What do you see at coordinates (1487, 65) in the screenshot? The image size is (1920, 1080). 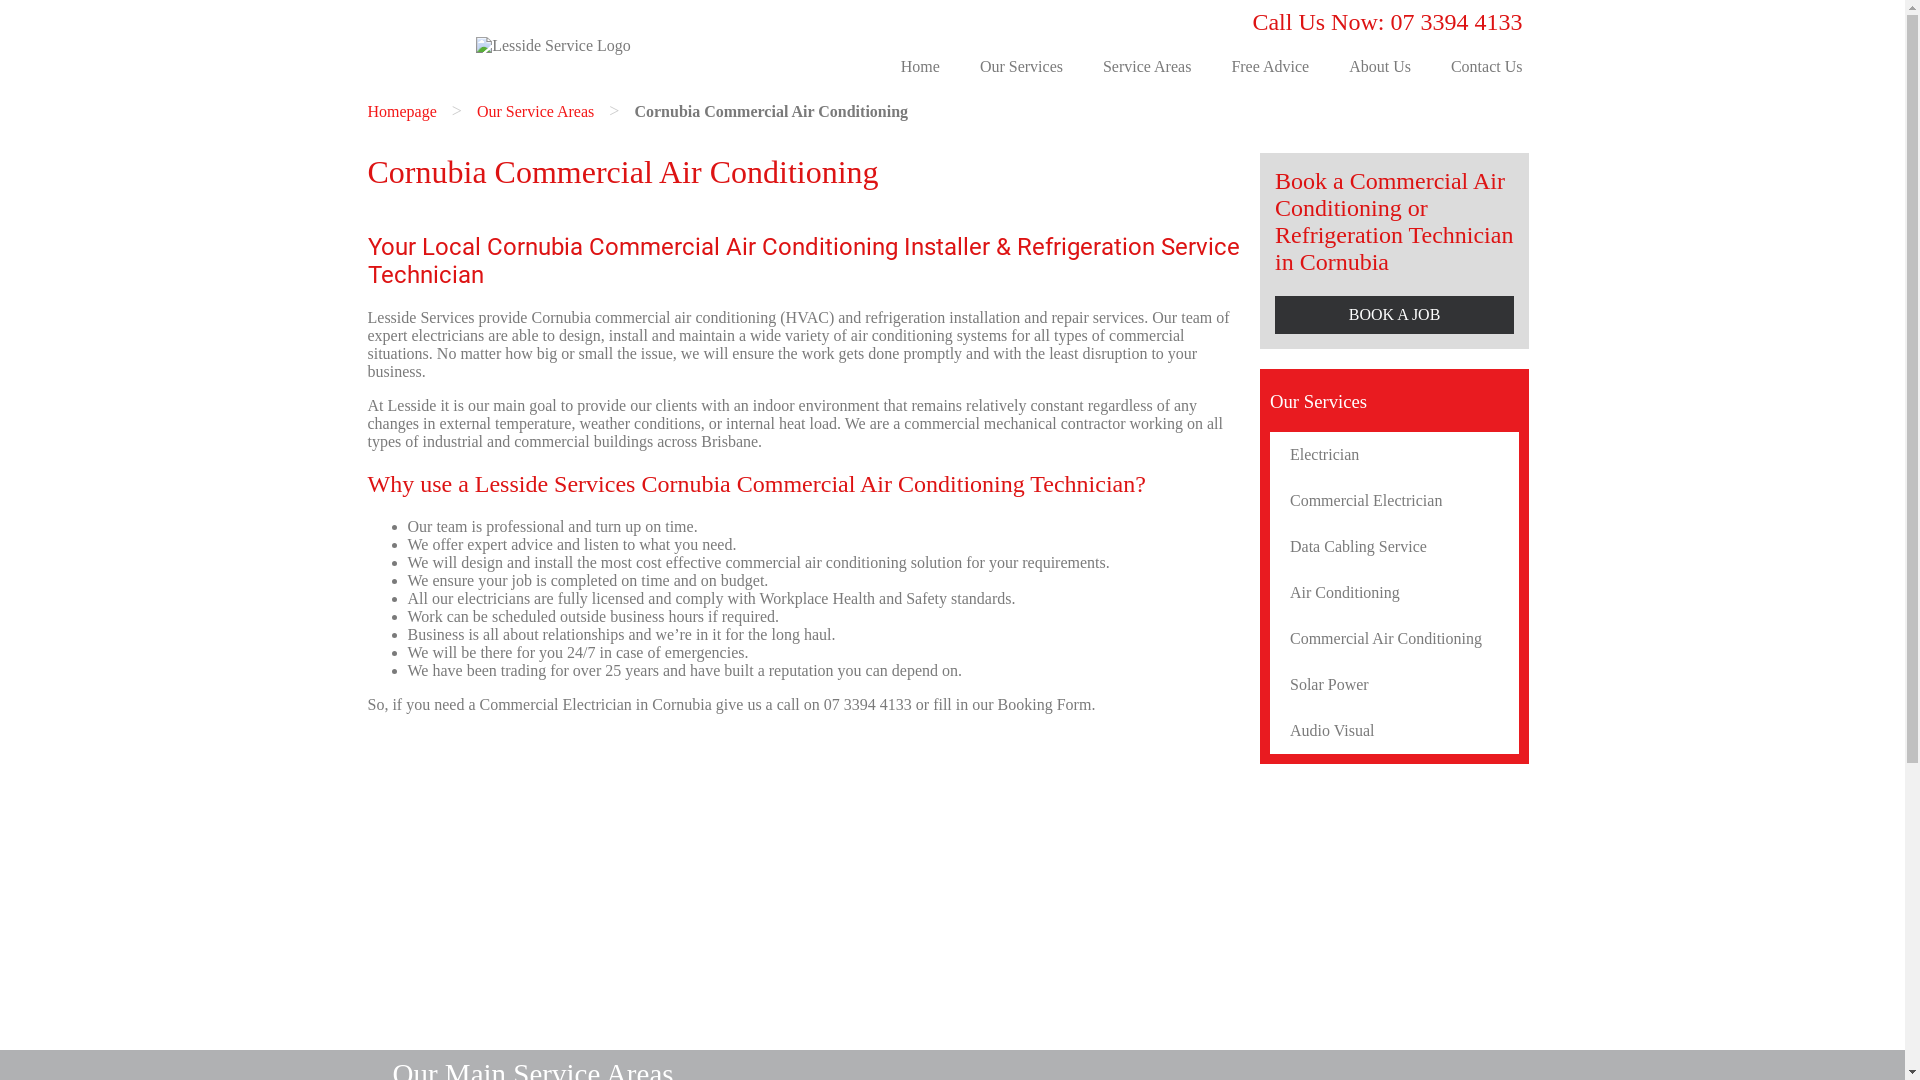 I see `'Contact Us'` at bounding box center [1487, 65].